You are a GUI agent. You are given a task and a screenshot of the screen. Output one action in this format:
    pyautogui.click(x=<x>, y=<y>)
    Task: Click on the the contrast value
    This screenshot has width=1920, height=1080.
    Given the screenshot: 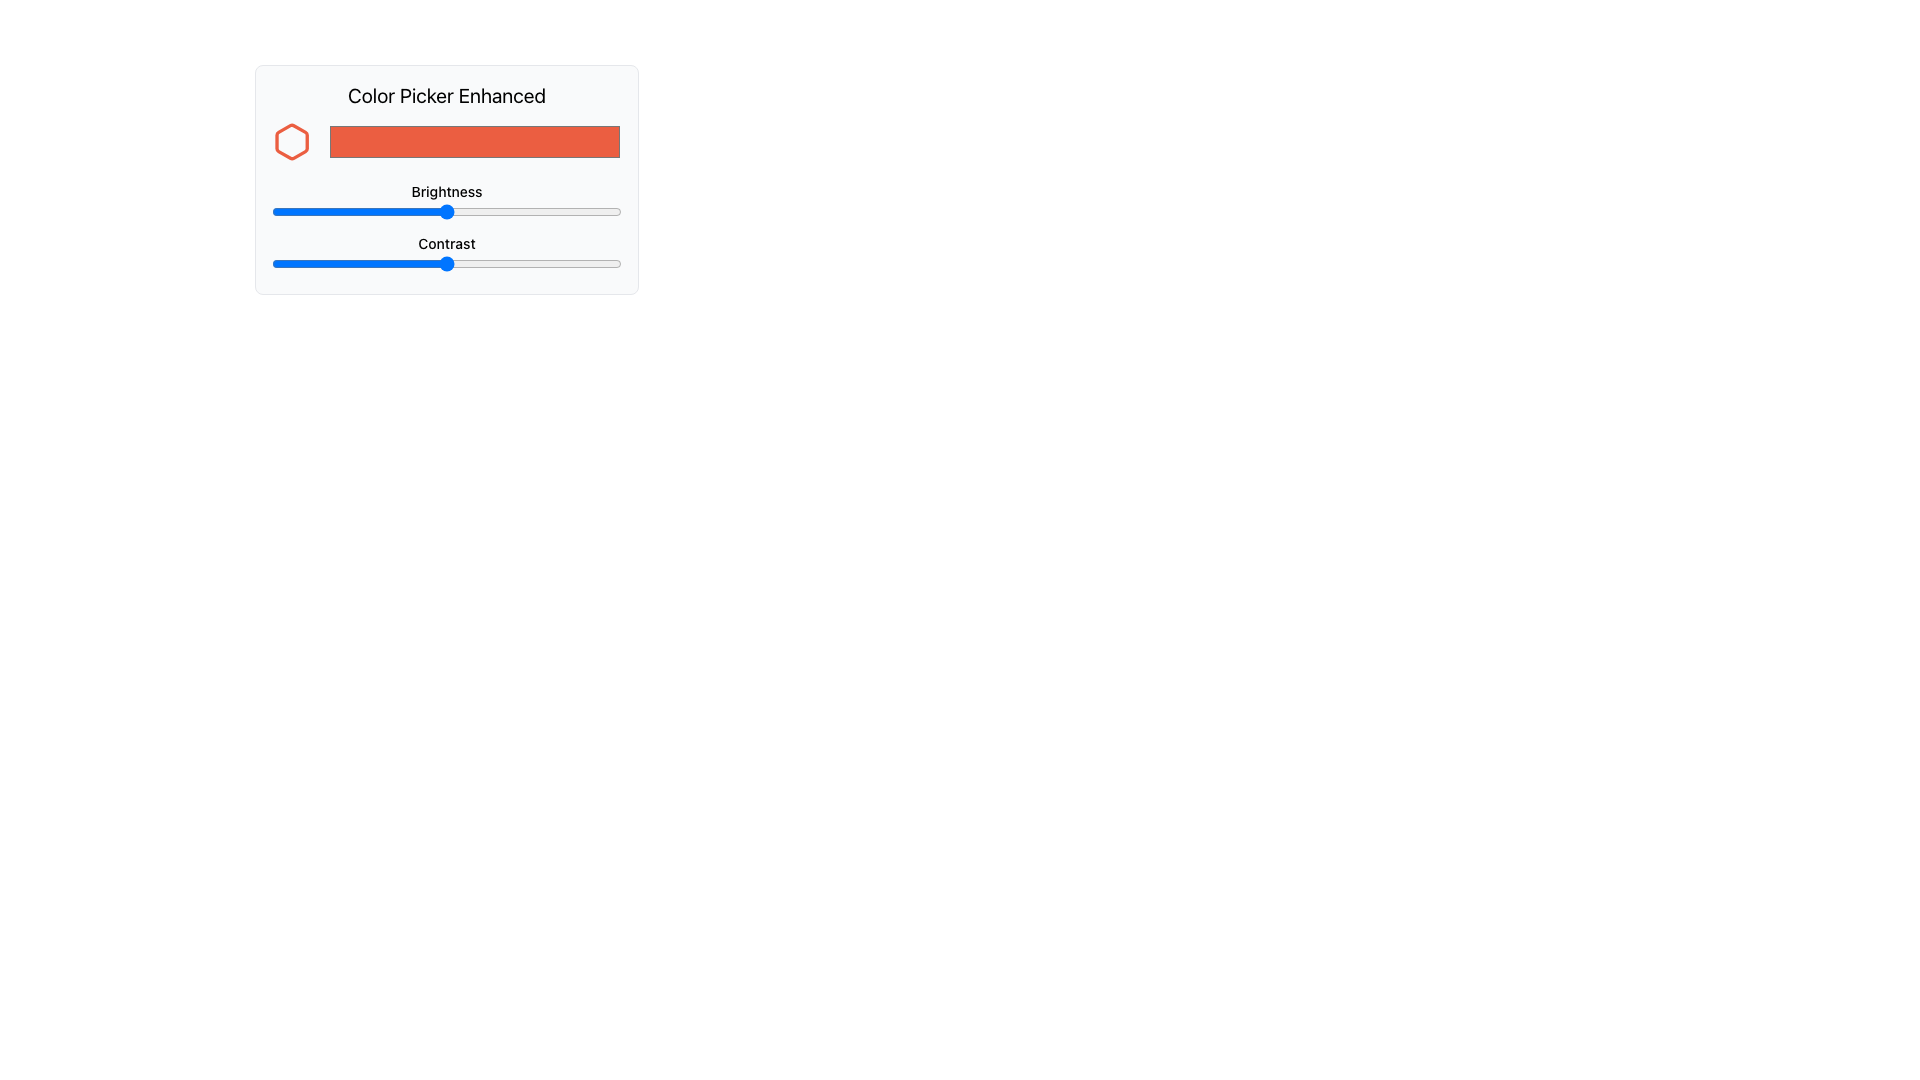 What is the action you would take?
    pyautogui.click(x=369, y=262)
    